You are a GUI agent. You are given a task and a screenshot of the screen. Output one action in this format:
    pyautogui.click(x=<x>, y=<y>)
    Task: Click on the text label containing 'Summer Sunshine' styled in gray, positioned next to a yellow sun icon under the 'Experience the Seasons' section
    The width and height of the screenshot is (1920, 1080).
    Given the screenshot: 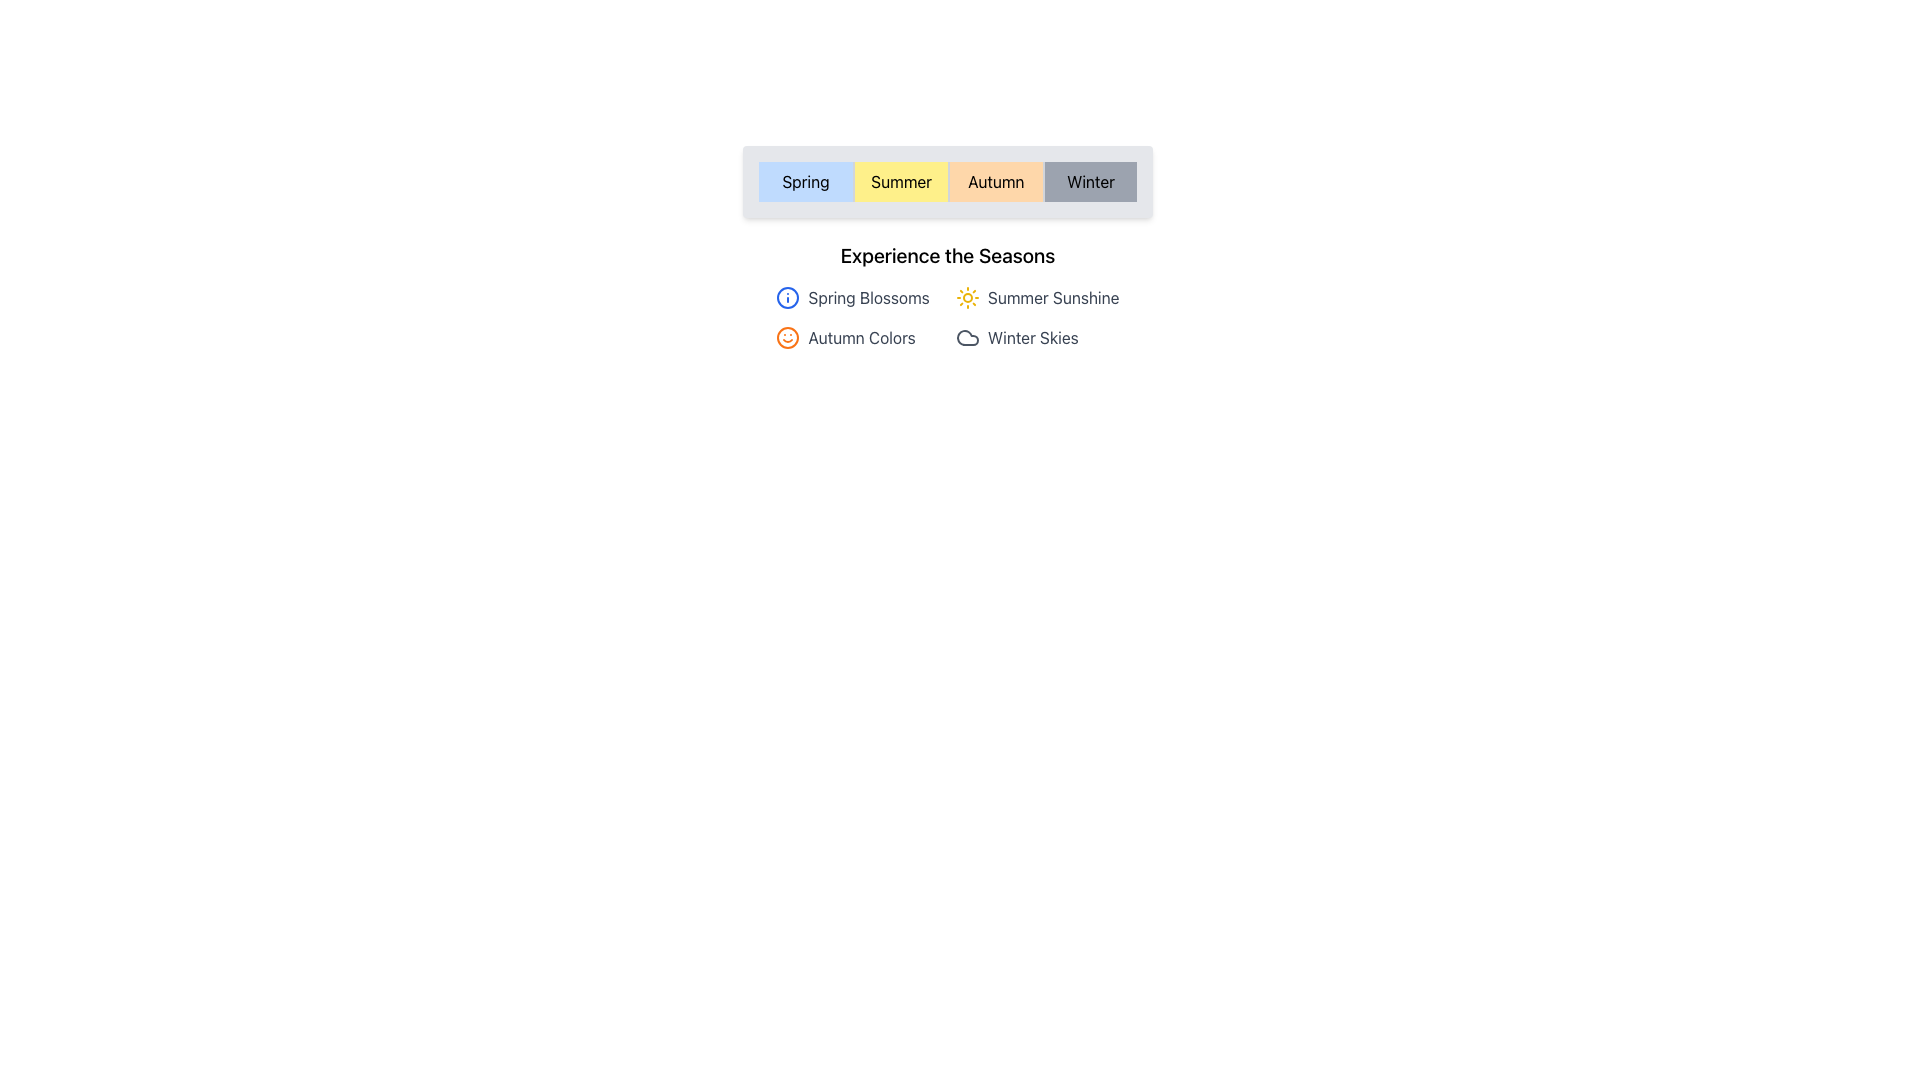 What is the action you would take?
    pyautogui.click(x=1052, y=297)
    